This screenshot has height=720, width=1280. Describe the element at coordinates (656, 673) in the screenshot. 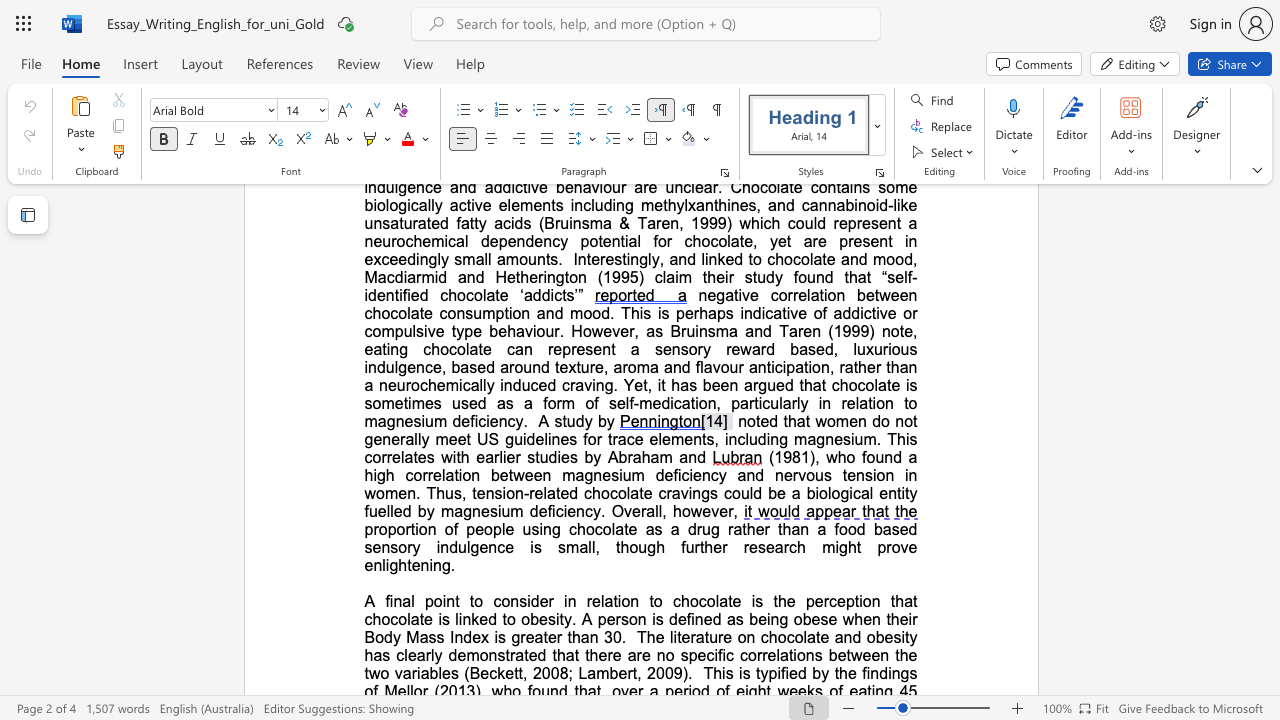

I see `the subset text "00" within the text "that there are no specific correlations between the two variables (Beckett, 2008; Lambert, 2009)"` at that location.